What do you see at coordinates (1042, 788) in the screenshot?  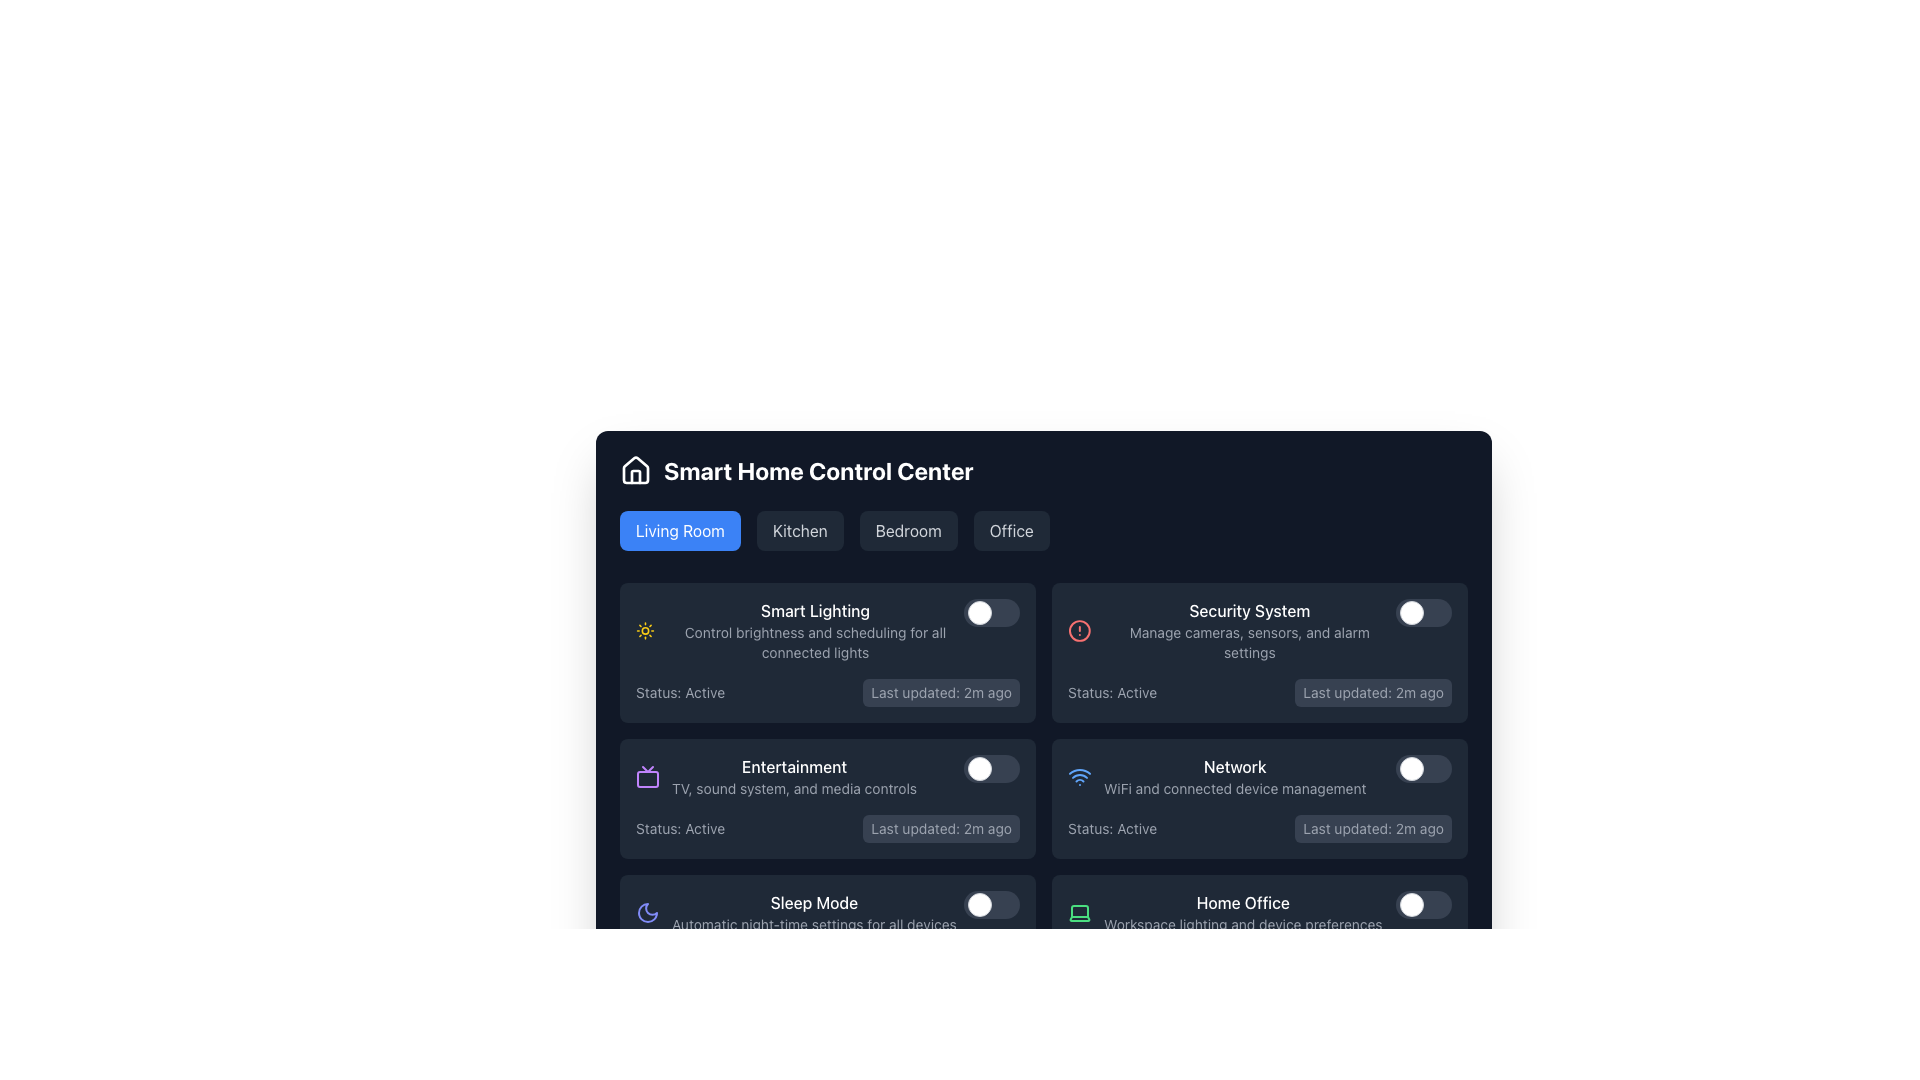 I see `one of the category cards in the grid layout to interact with its settings` at bounding box center [1042, 788].